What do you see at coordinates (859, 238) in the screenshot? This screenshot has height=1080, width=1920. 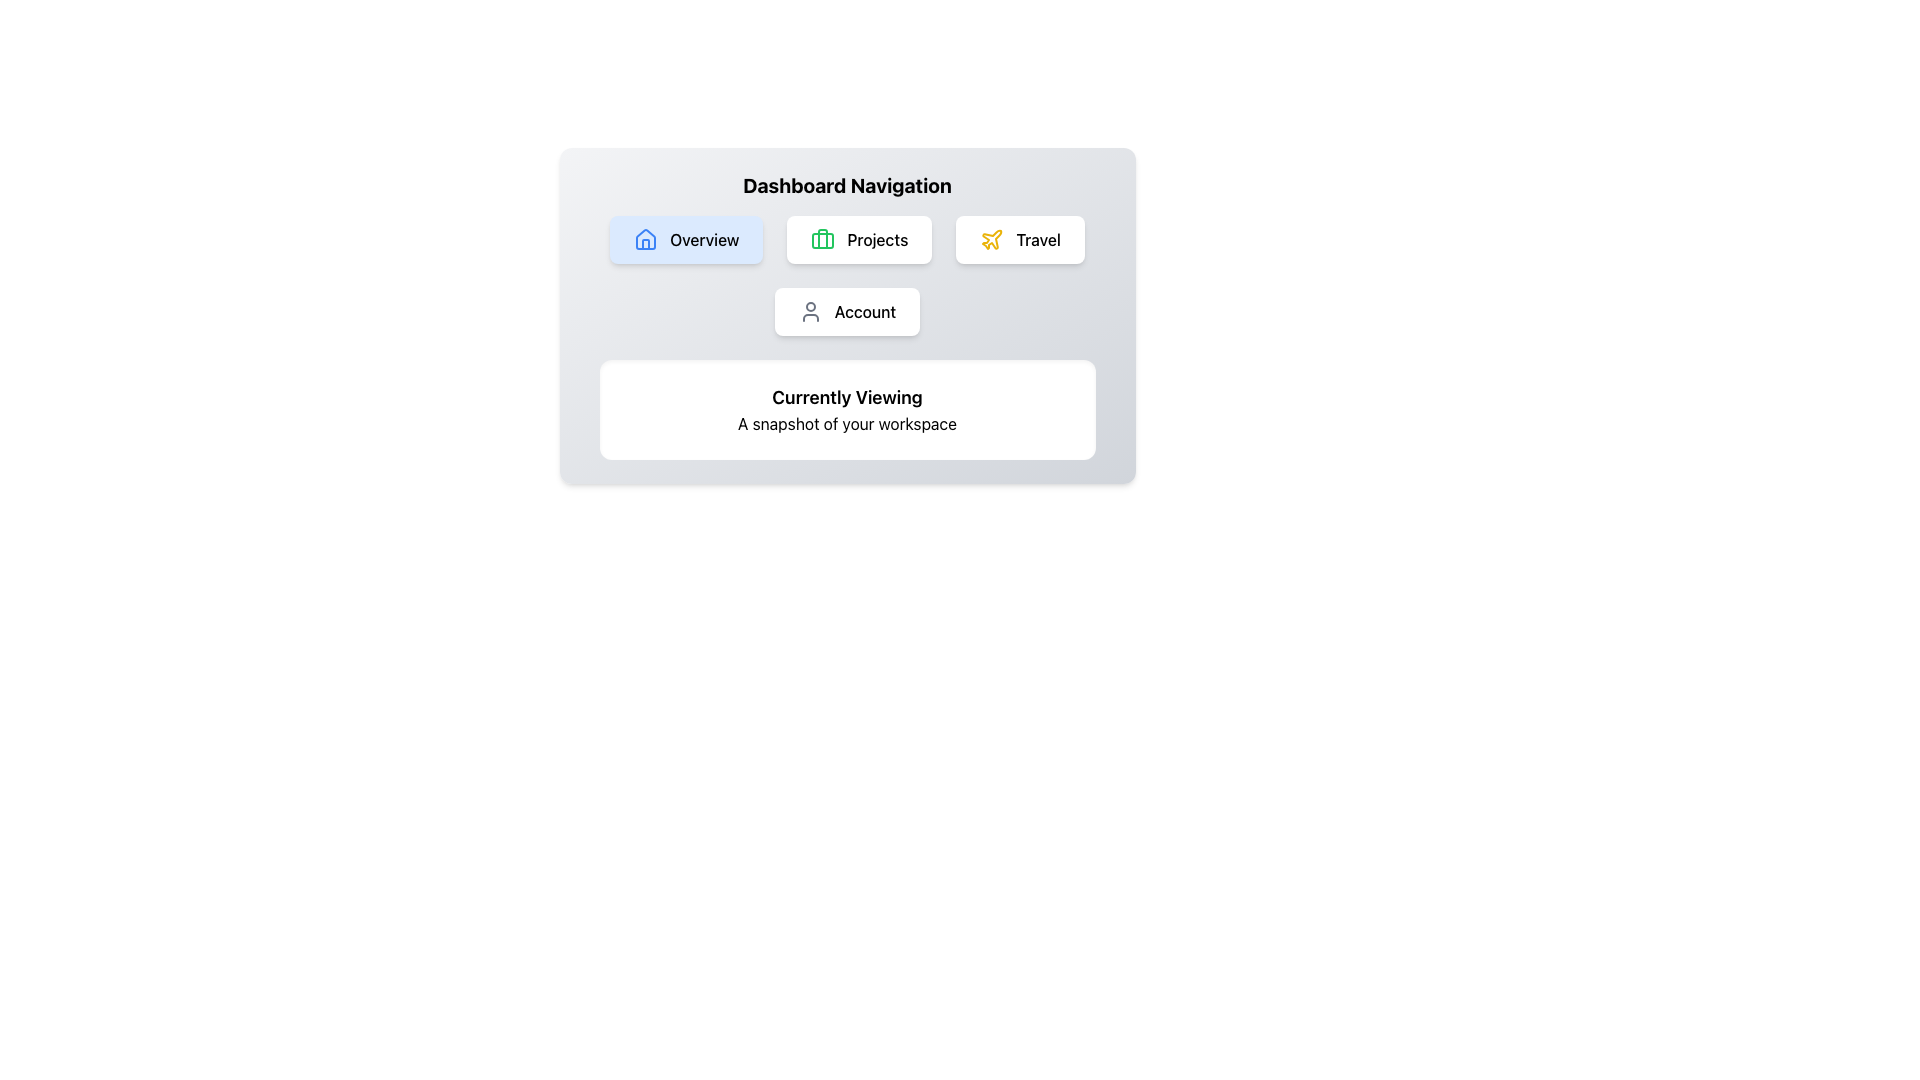 I see `the rectangular 'Projects' button with rounded corners and a suitcase icon on the left, located in the 'Dashboard Navigation' section` at bounding box center [859, 238].